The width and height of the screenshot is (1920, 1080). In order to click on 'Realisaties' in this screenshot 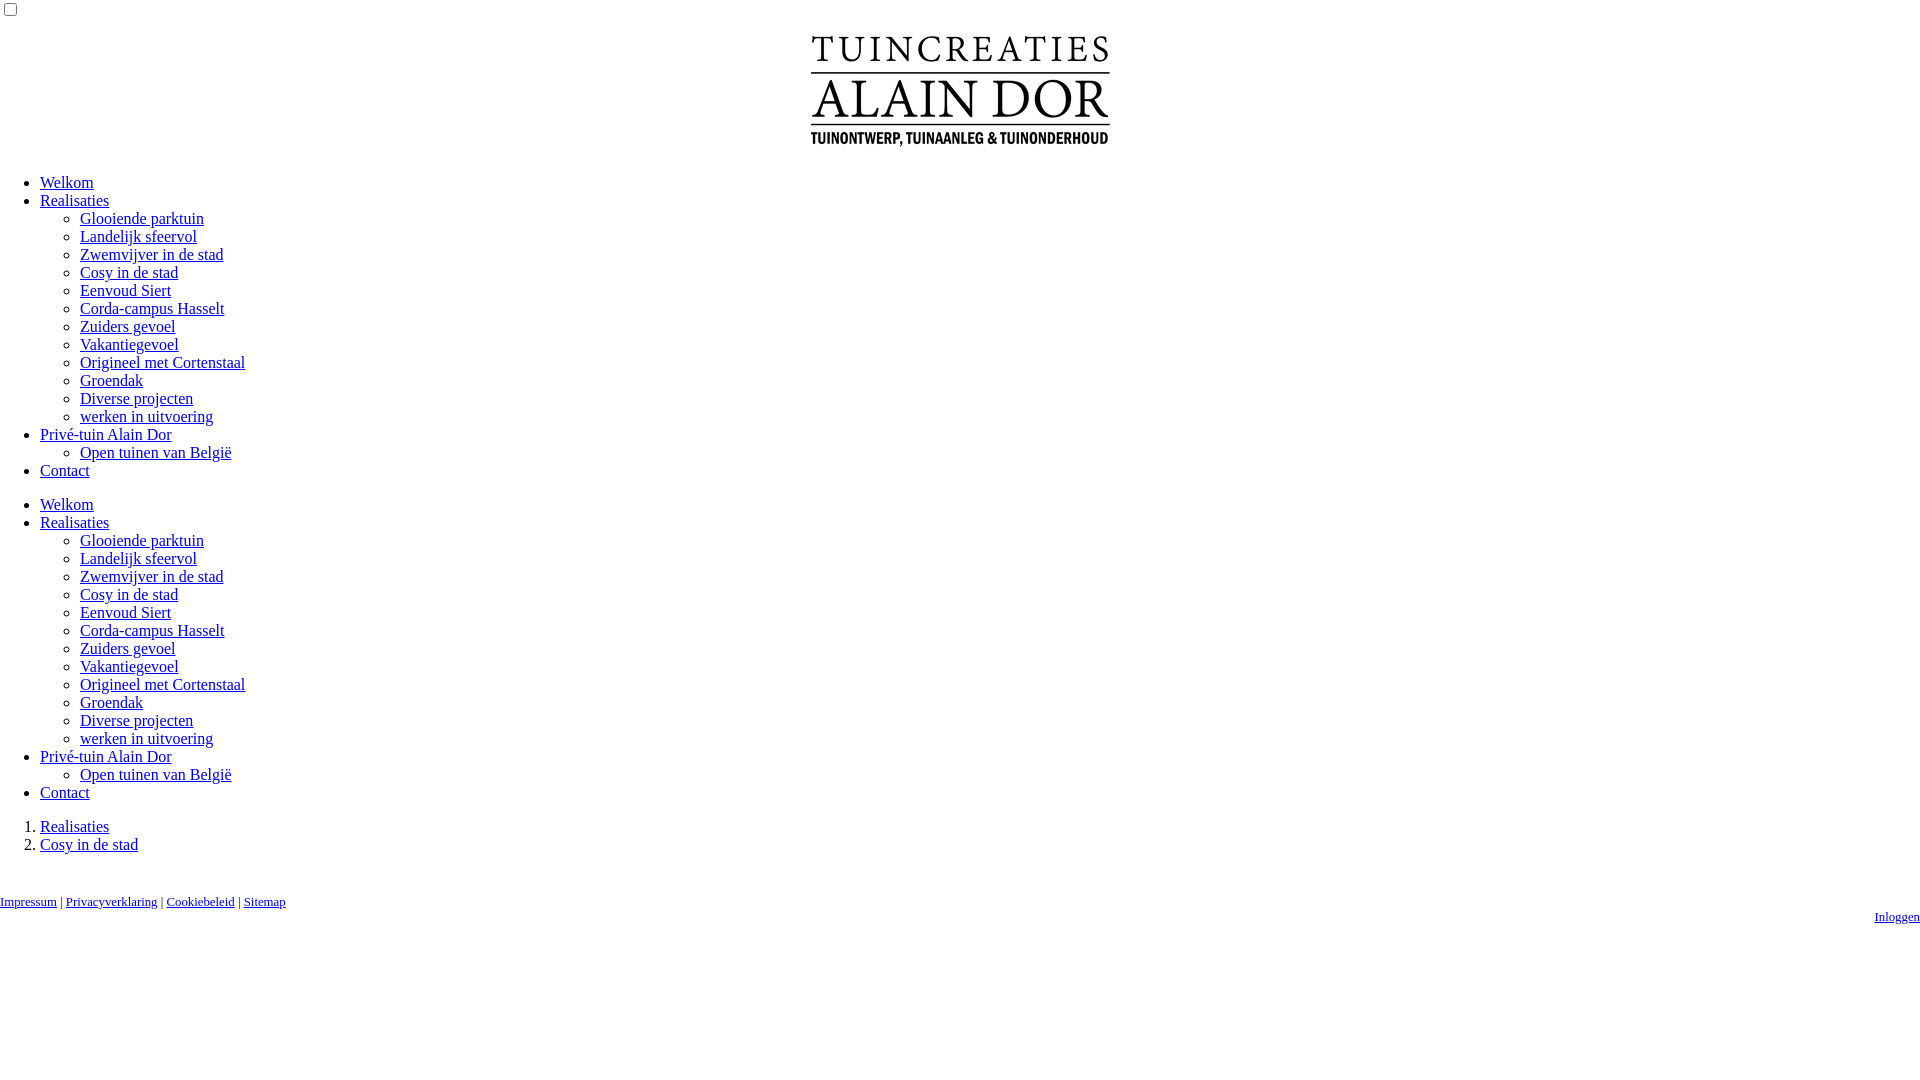, I will do `click(39, 200)`.